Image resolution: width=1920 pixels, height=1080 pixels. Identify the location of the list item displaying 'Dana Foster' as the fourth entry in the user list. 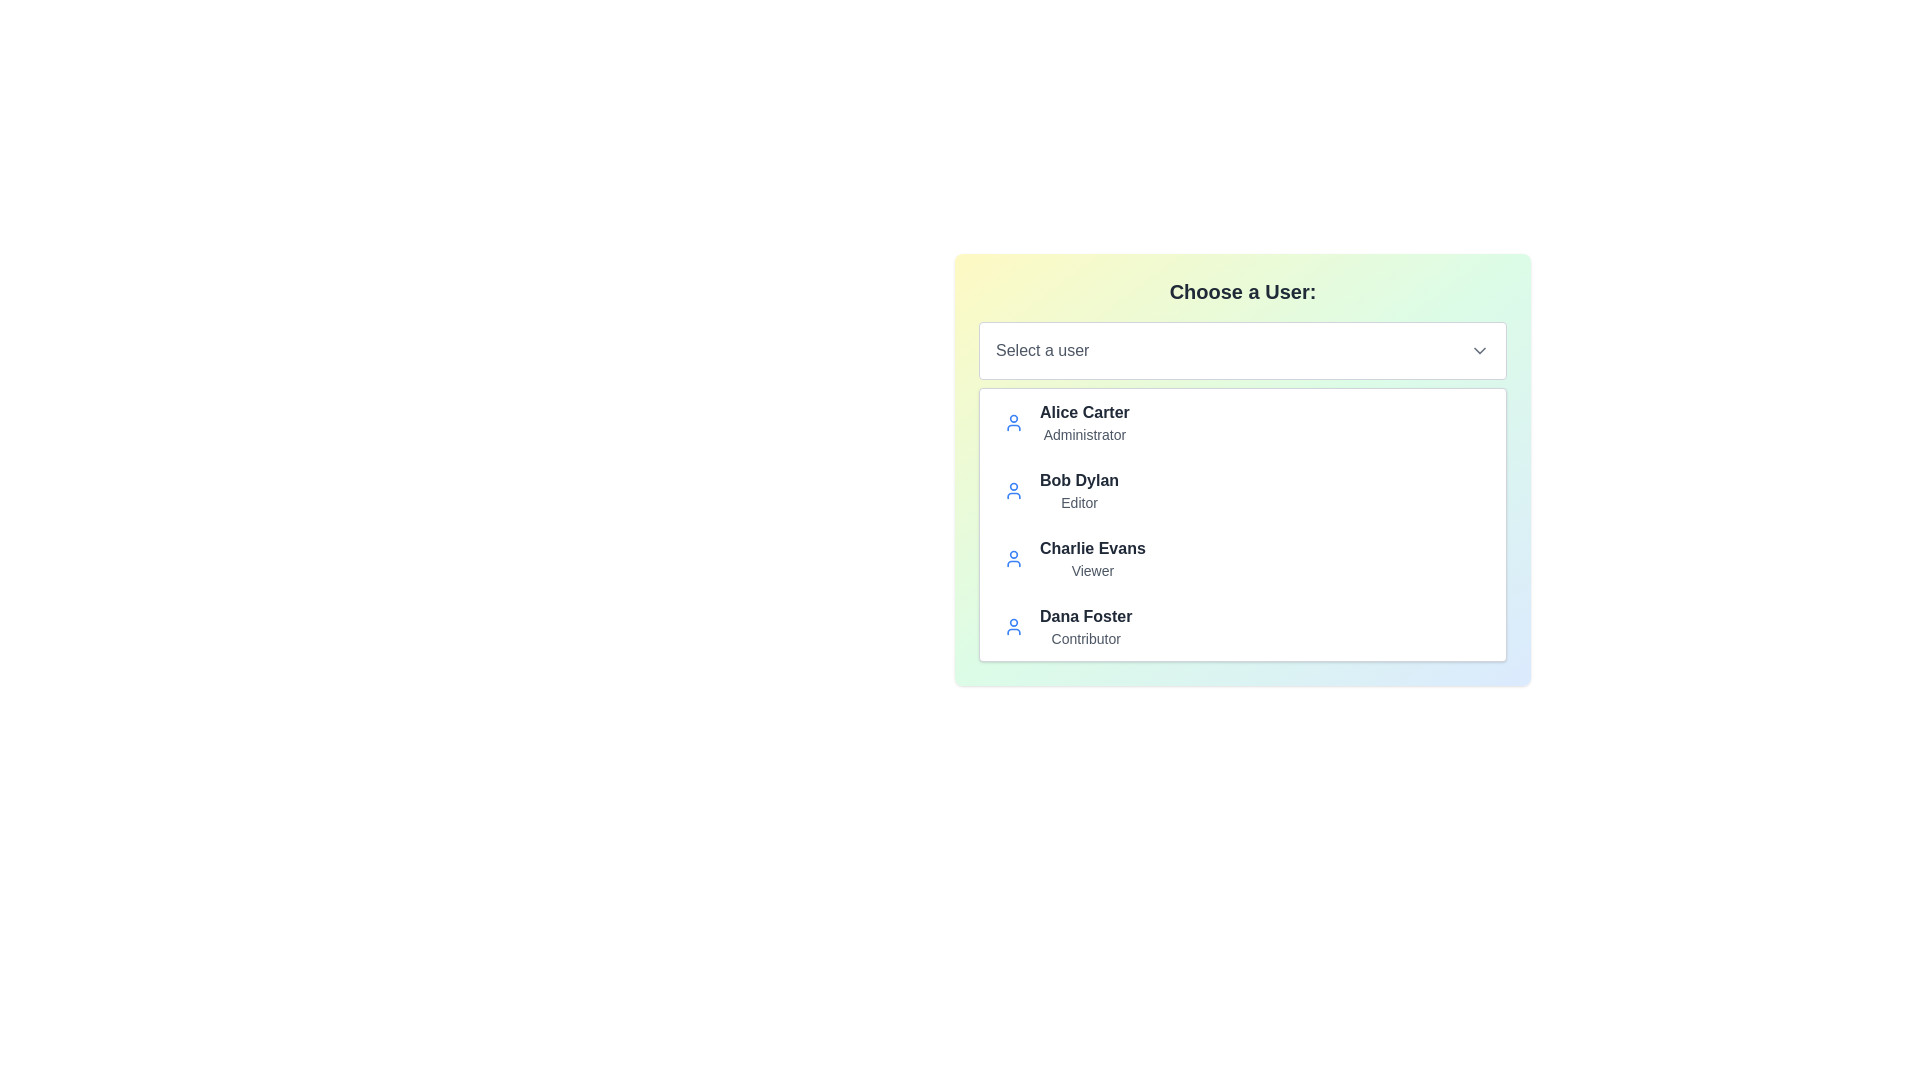
(1242, 626).